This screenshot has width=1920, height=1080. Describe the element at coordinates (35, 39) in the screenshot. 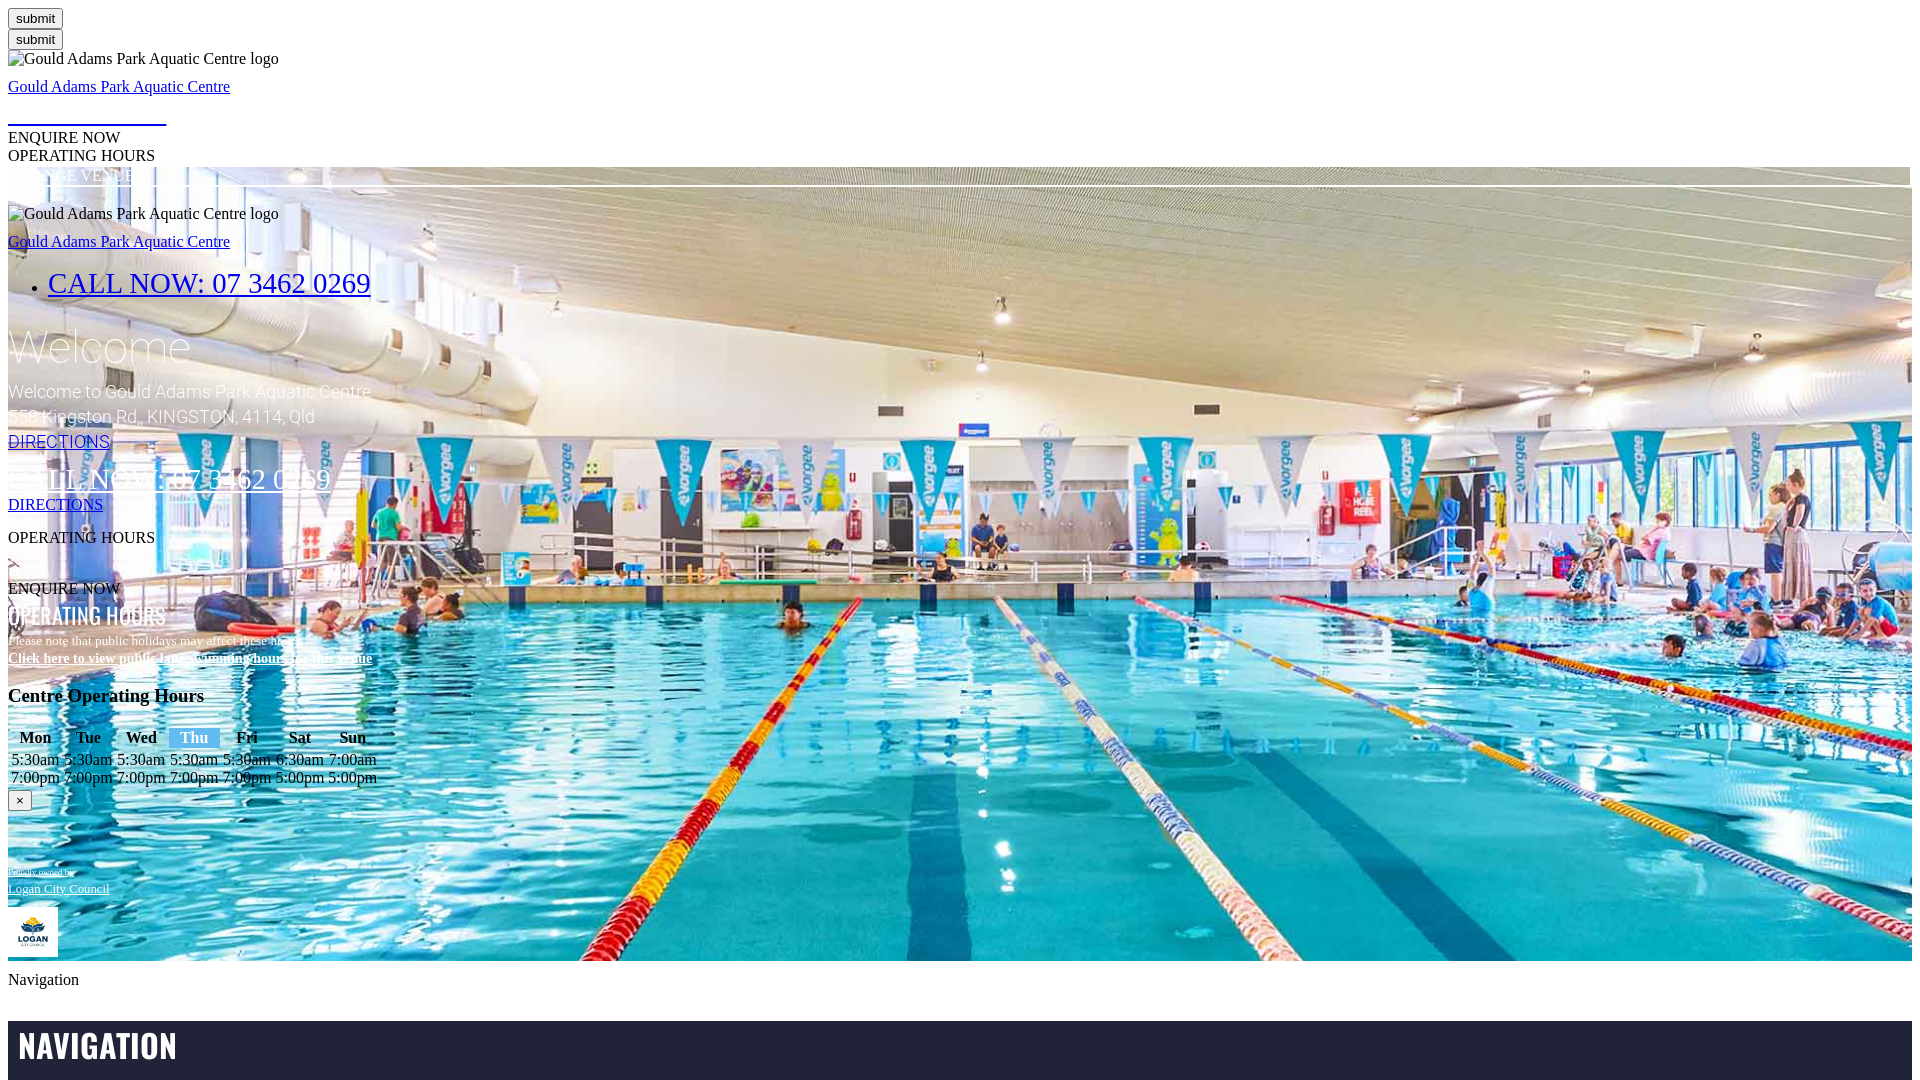

I see `'submit'` at that location.